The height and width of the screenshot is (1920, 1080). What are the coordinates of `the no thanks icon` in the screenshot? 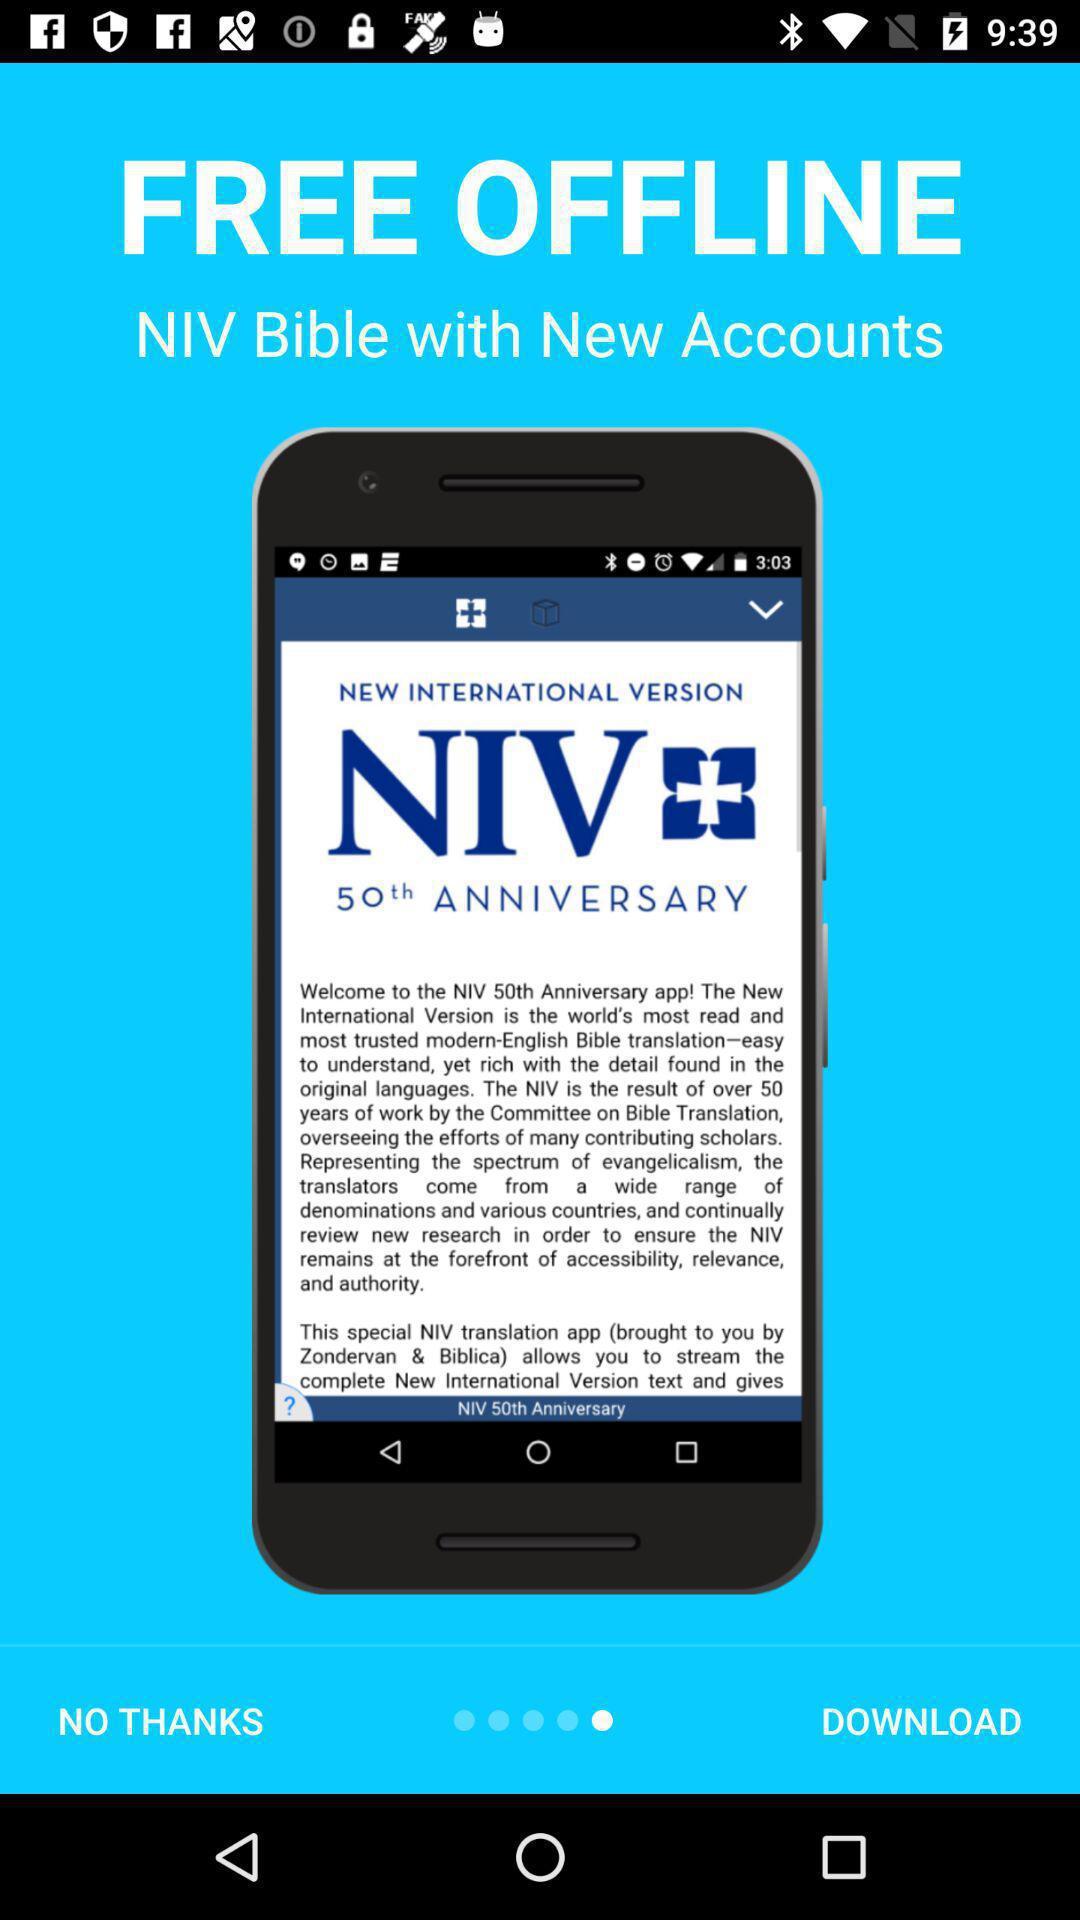 It's located at (159, 1719).